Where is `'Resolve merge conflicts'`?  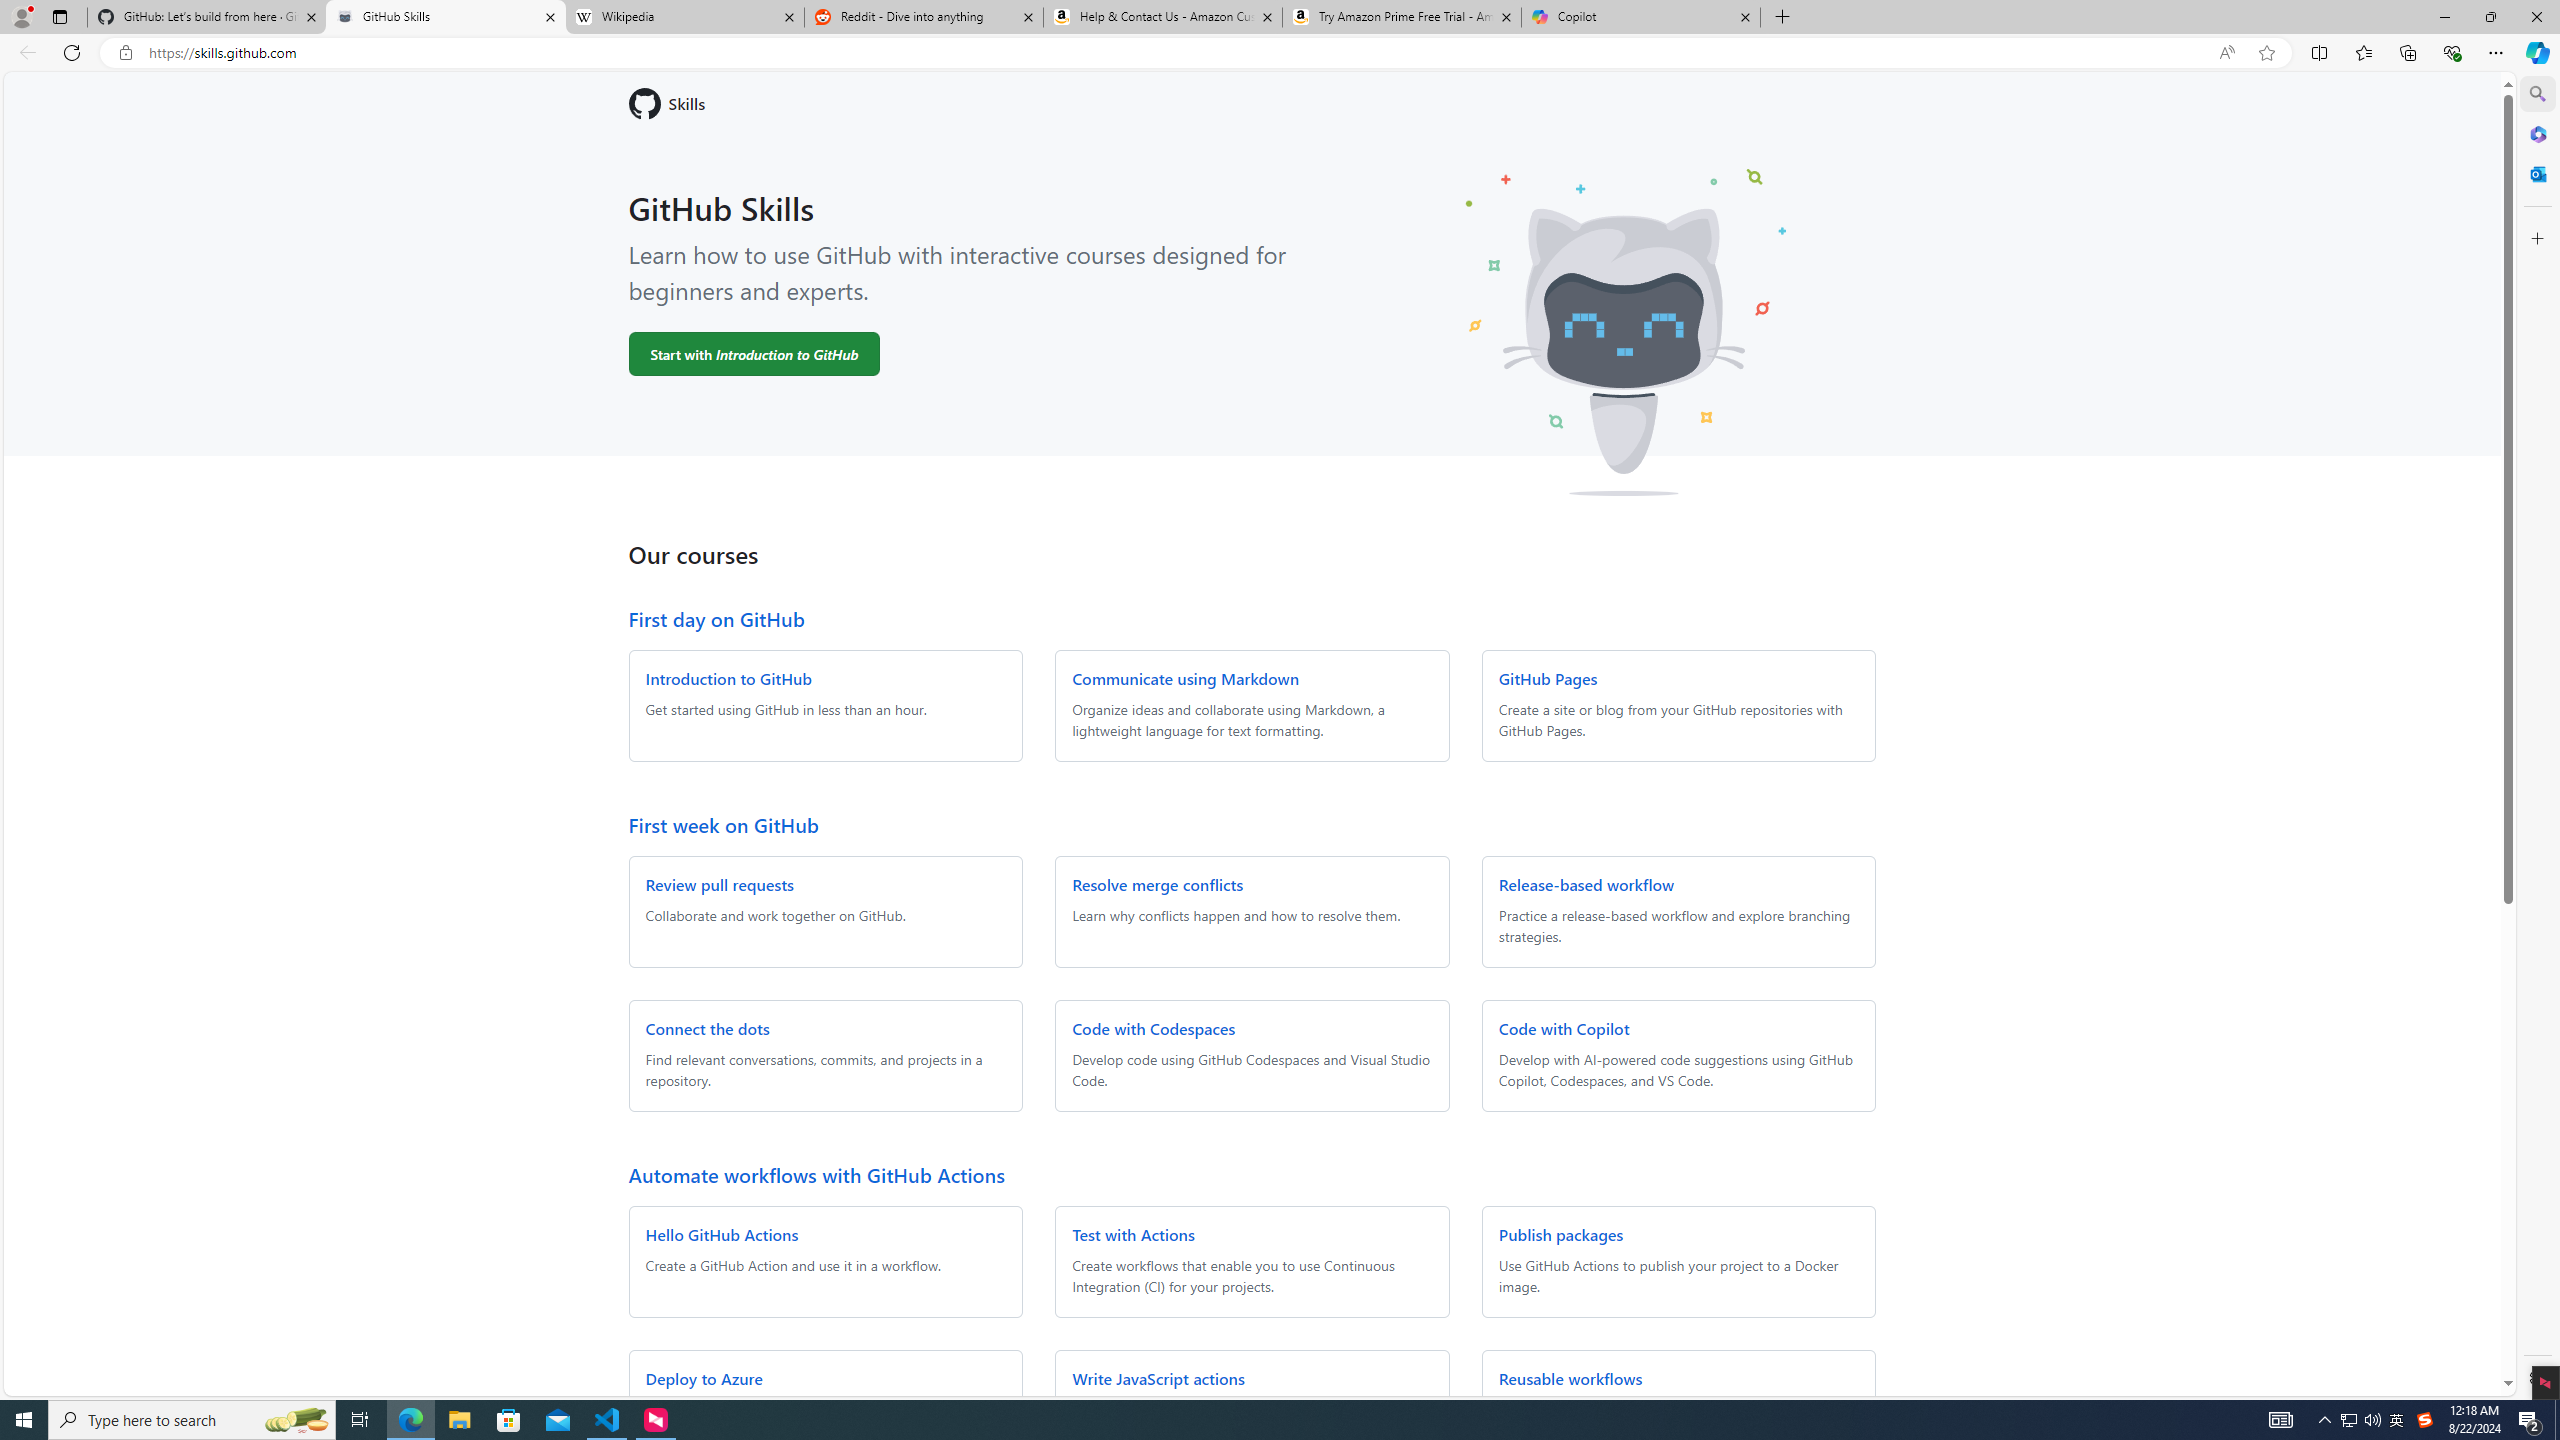
'Resolve merge conflicts' is located at coordinates (1157, 884).